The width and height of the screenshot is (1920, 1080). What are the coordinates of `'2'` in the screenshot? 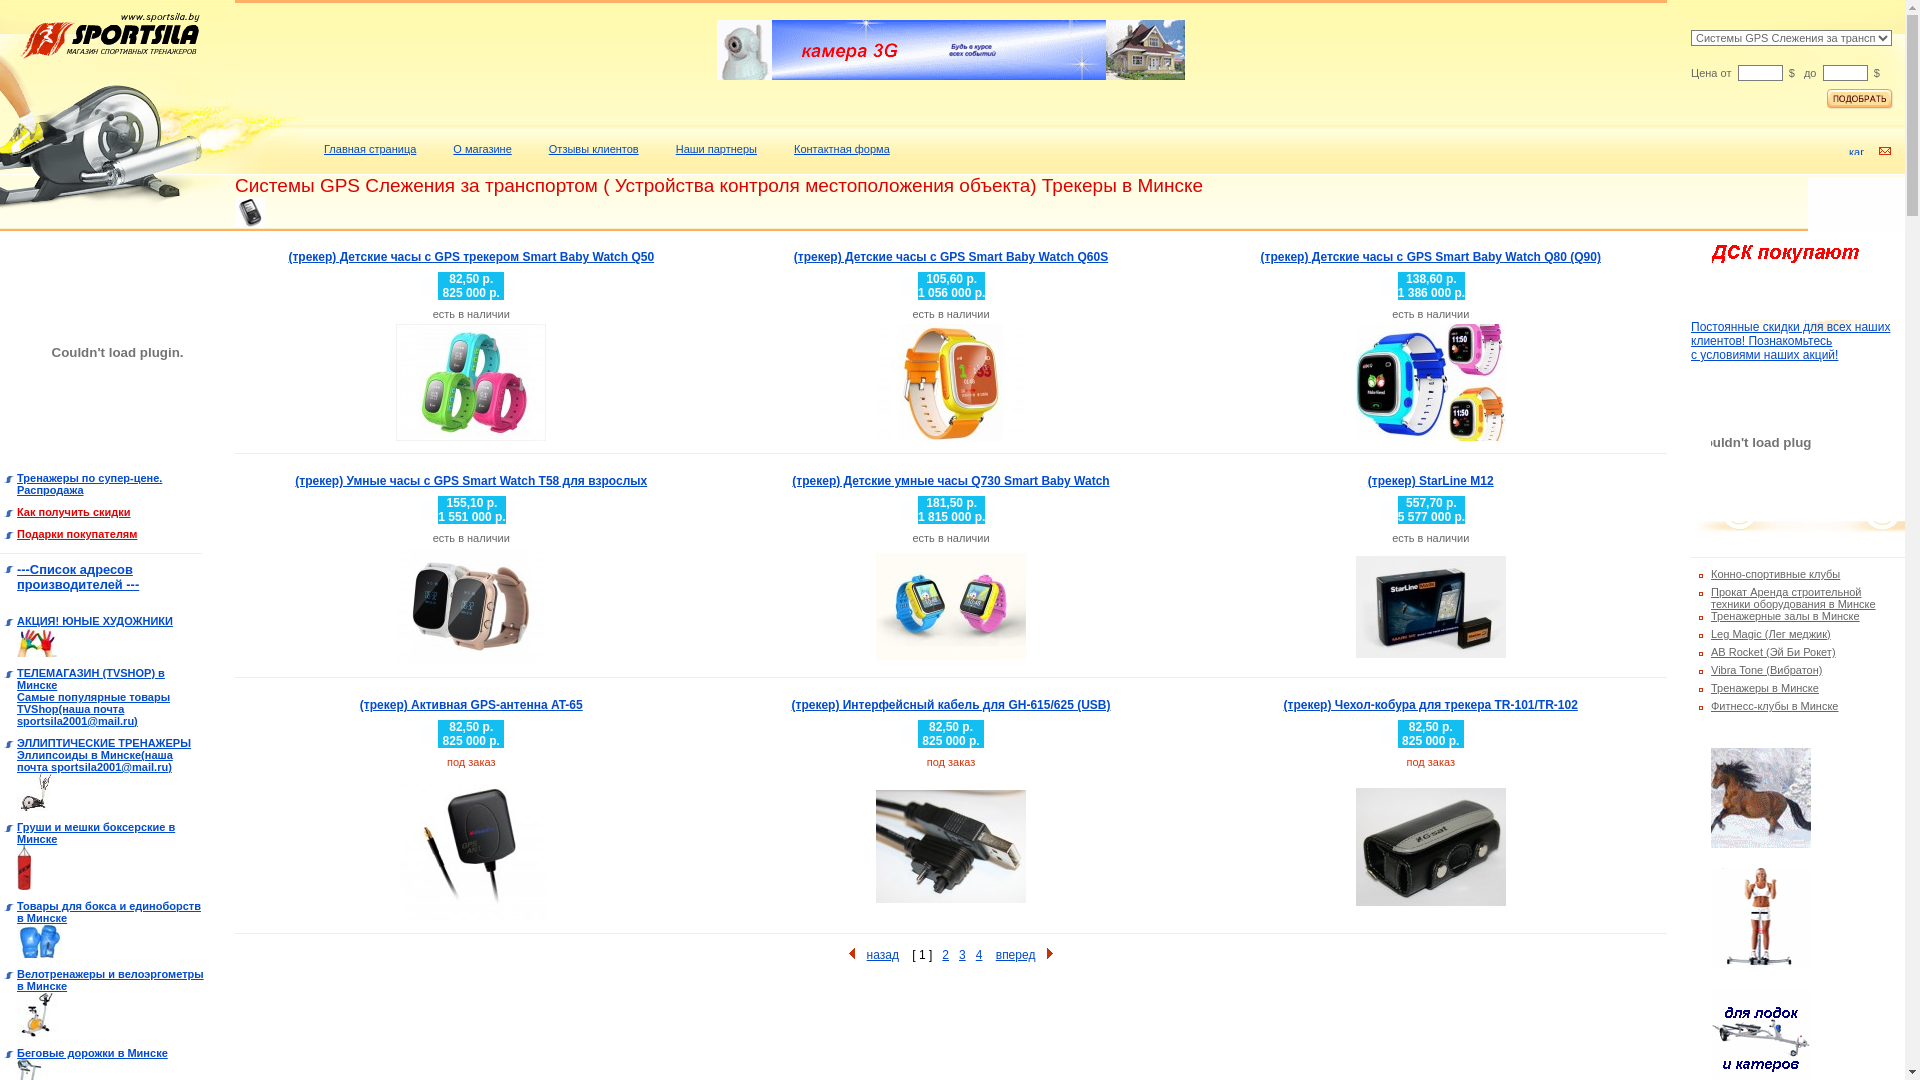 It's located at (944, 954).